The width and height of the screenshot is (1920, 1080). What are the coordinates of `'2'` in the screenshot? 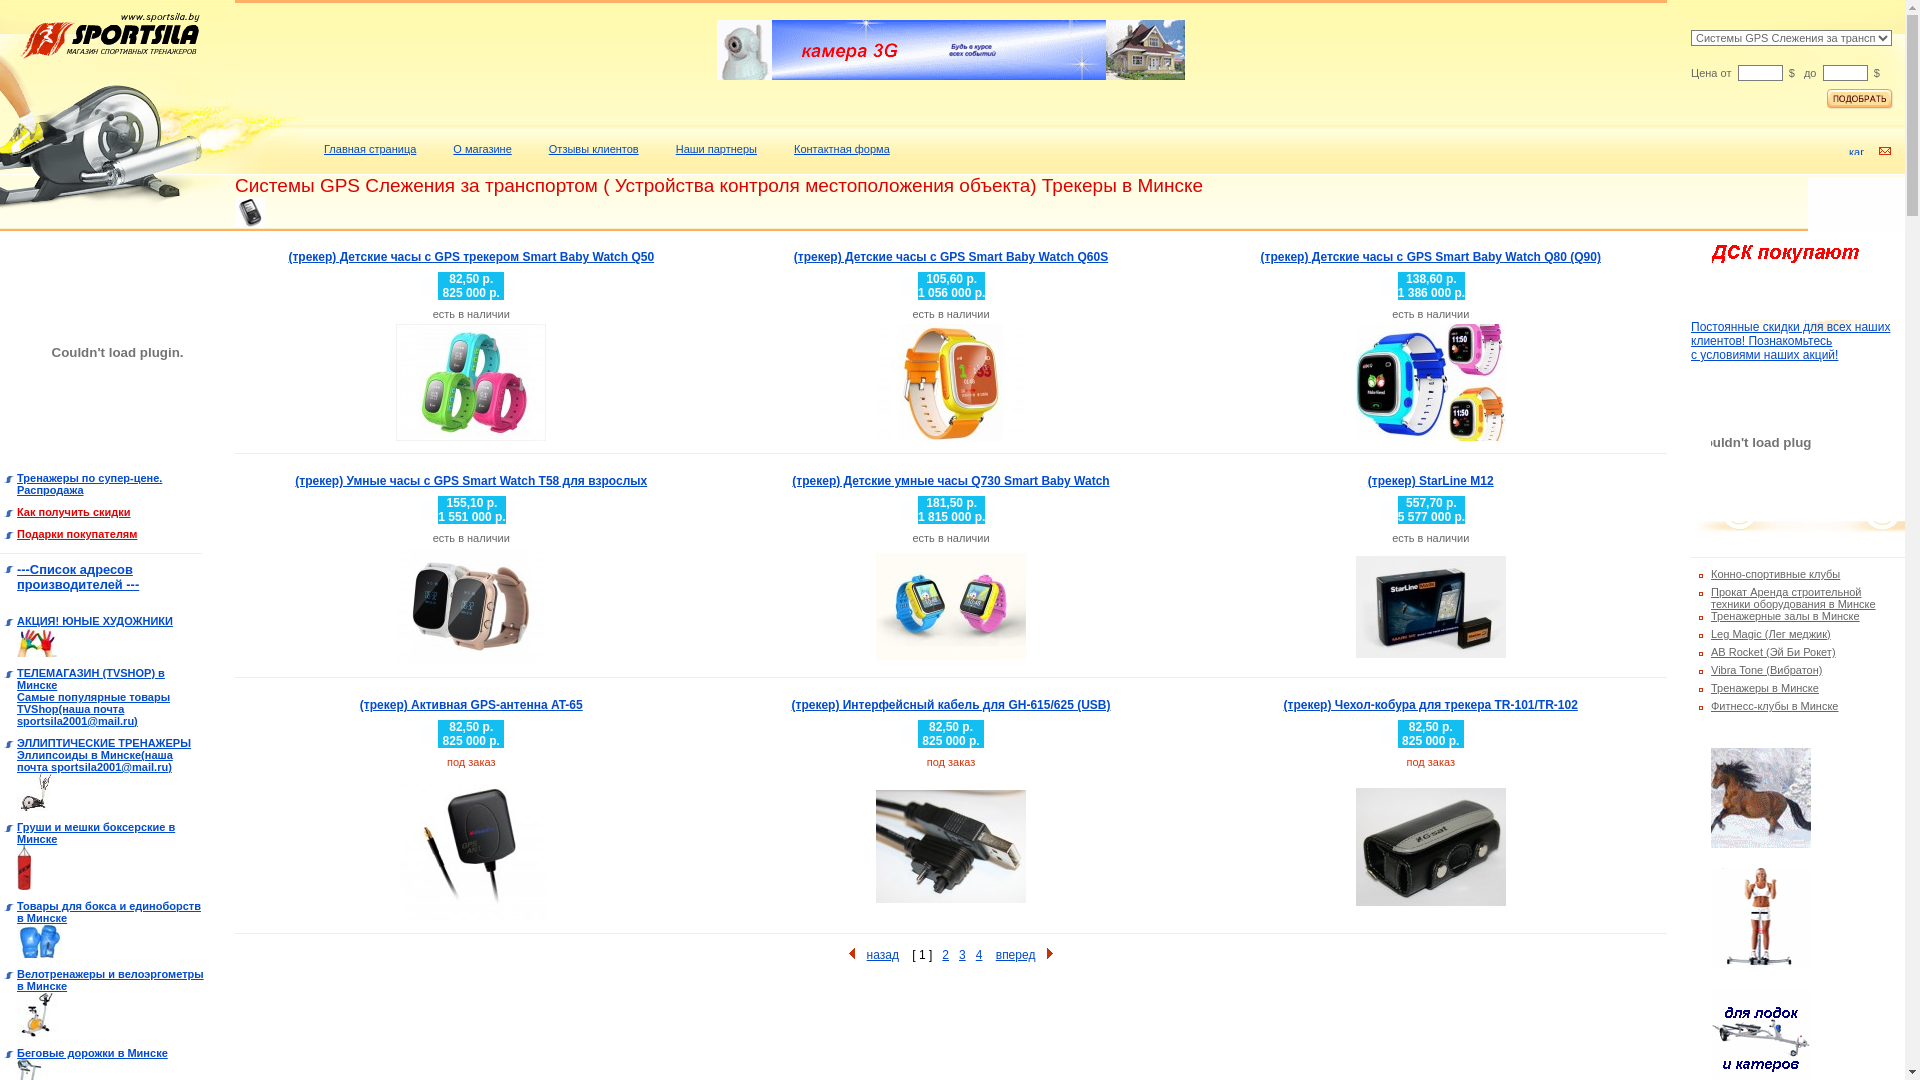 It's located at (944, 954).